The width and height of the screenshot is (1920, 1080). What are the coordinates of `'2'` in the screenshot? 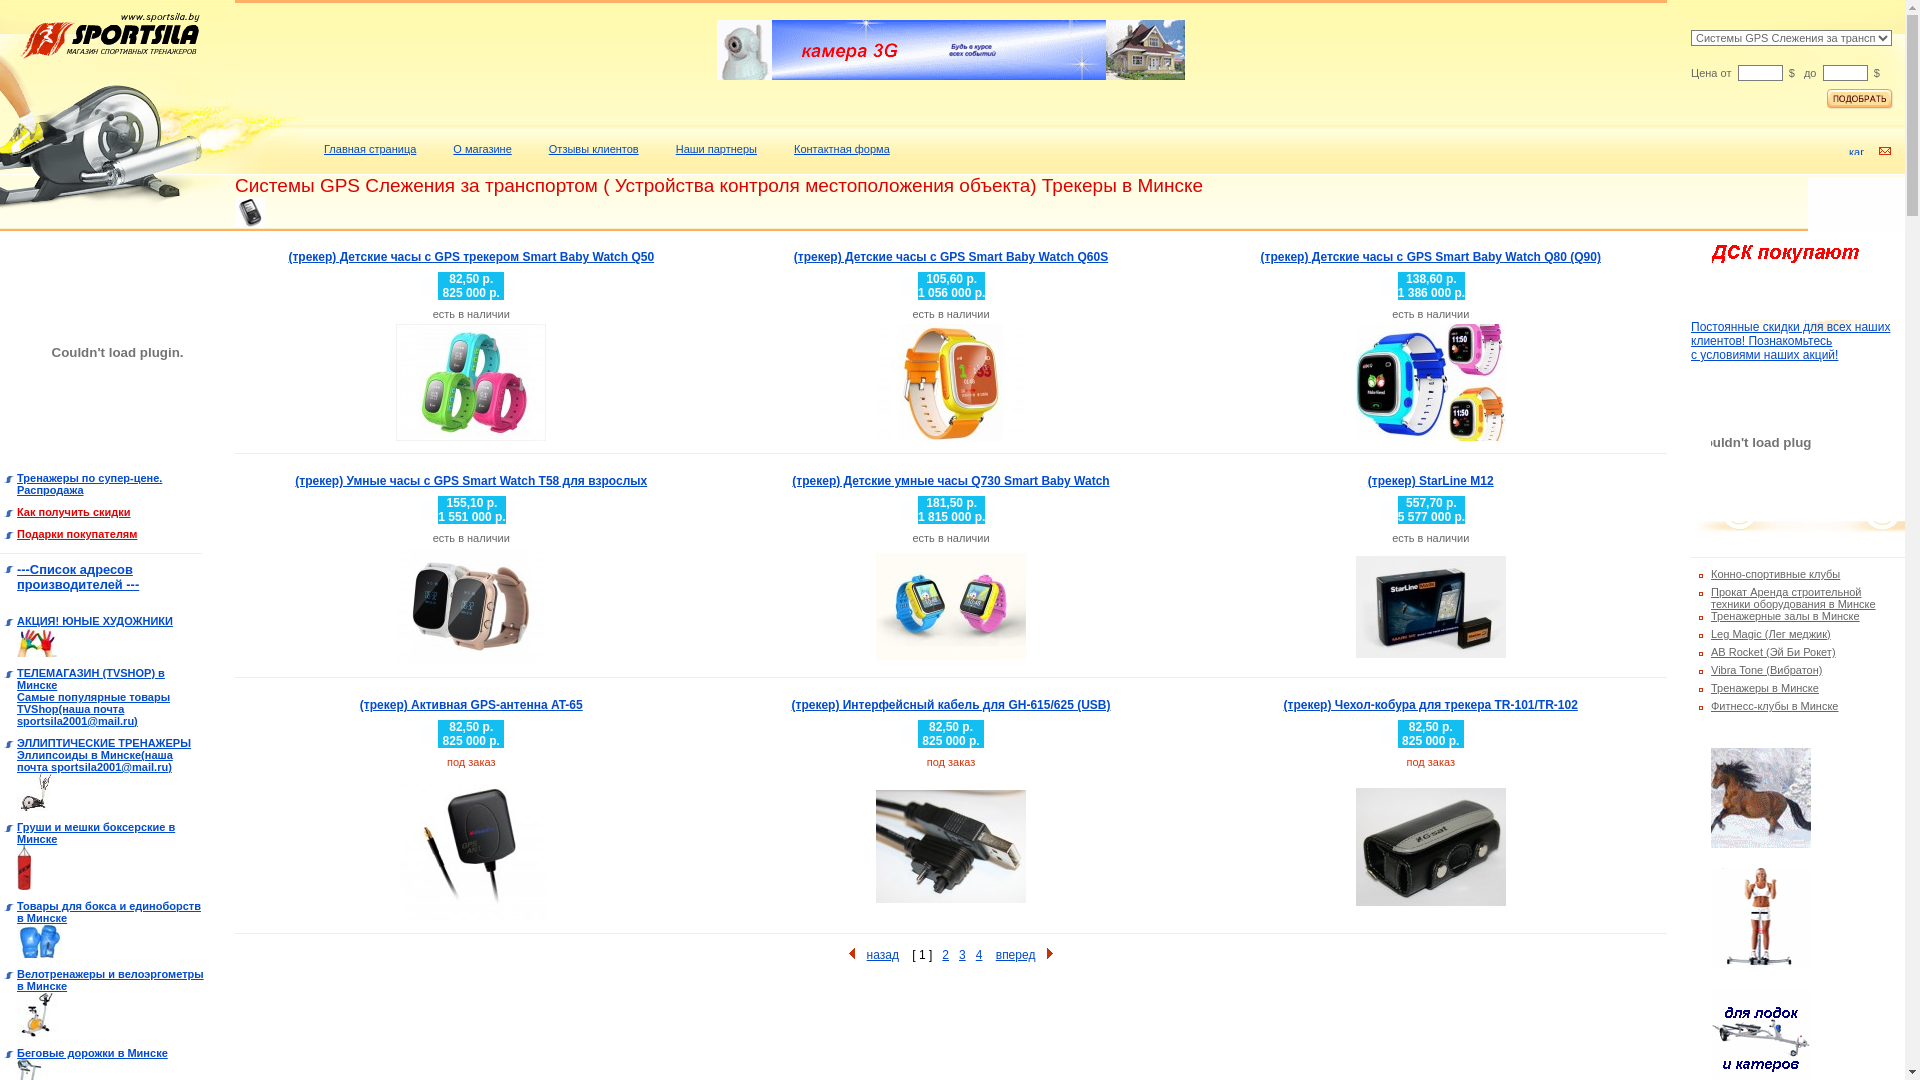 It's located at (944, 954).